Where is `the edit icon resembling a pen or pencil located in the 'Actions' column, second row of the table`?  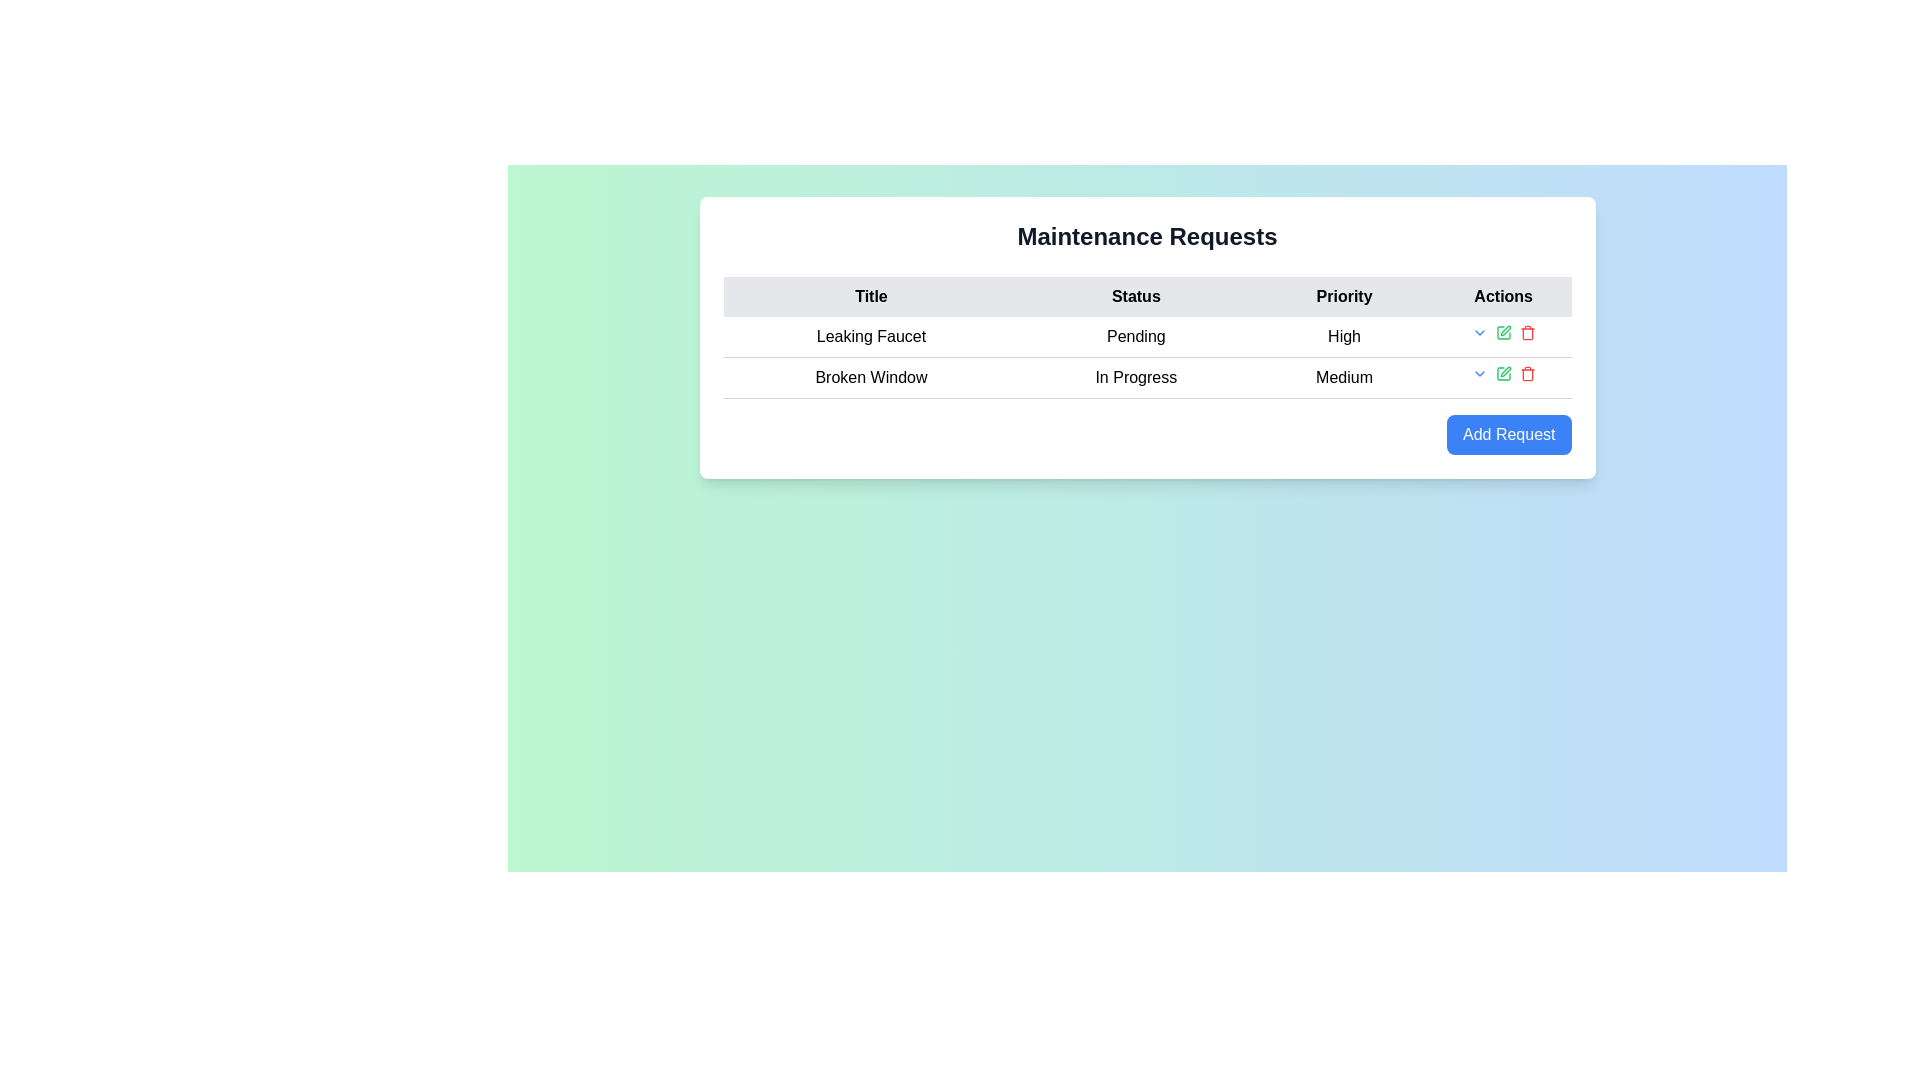 the edit icon resembling a pen or pencil located in the 'Actions' column, second row of the table is located at coordinates (1505, 371).